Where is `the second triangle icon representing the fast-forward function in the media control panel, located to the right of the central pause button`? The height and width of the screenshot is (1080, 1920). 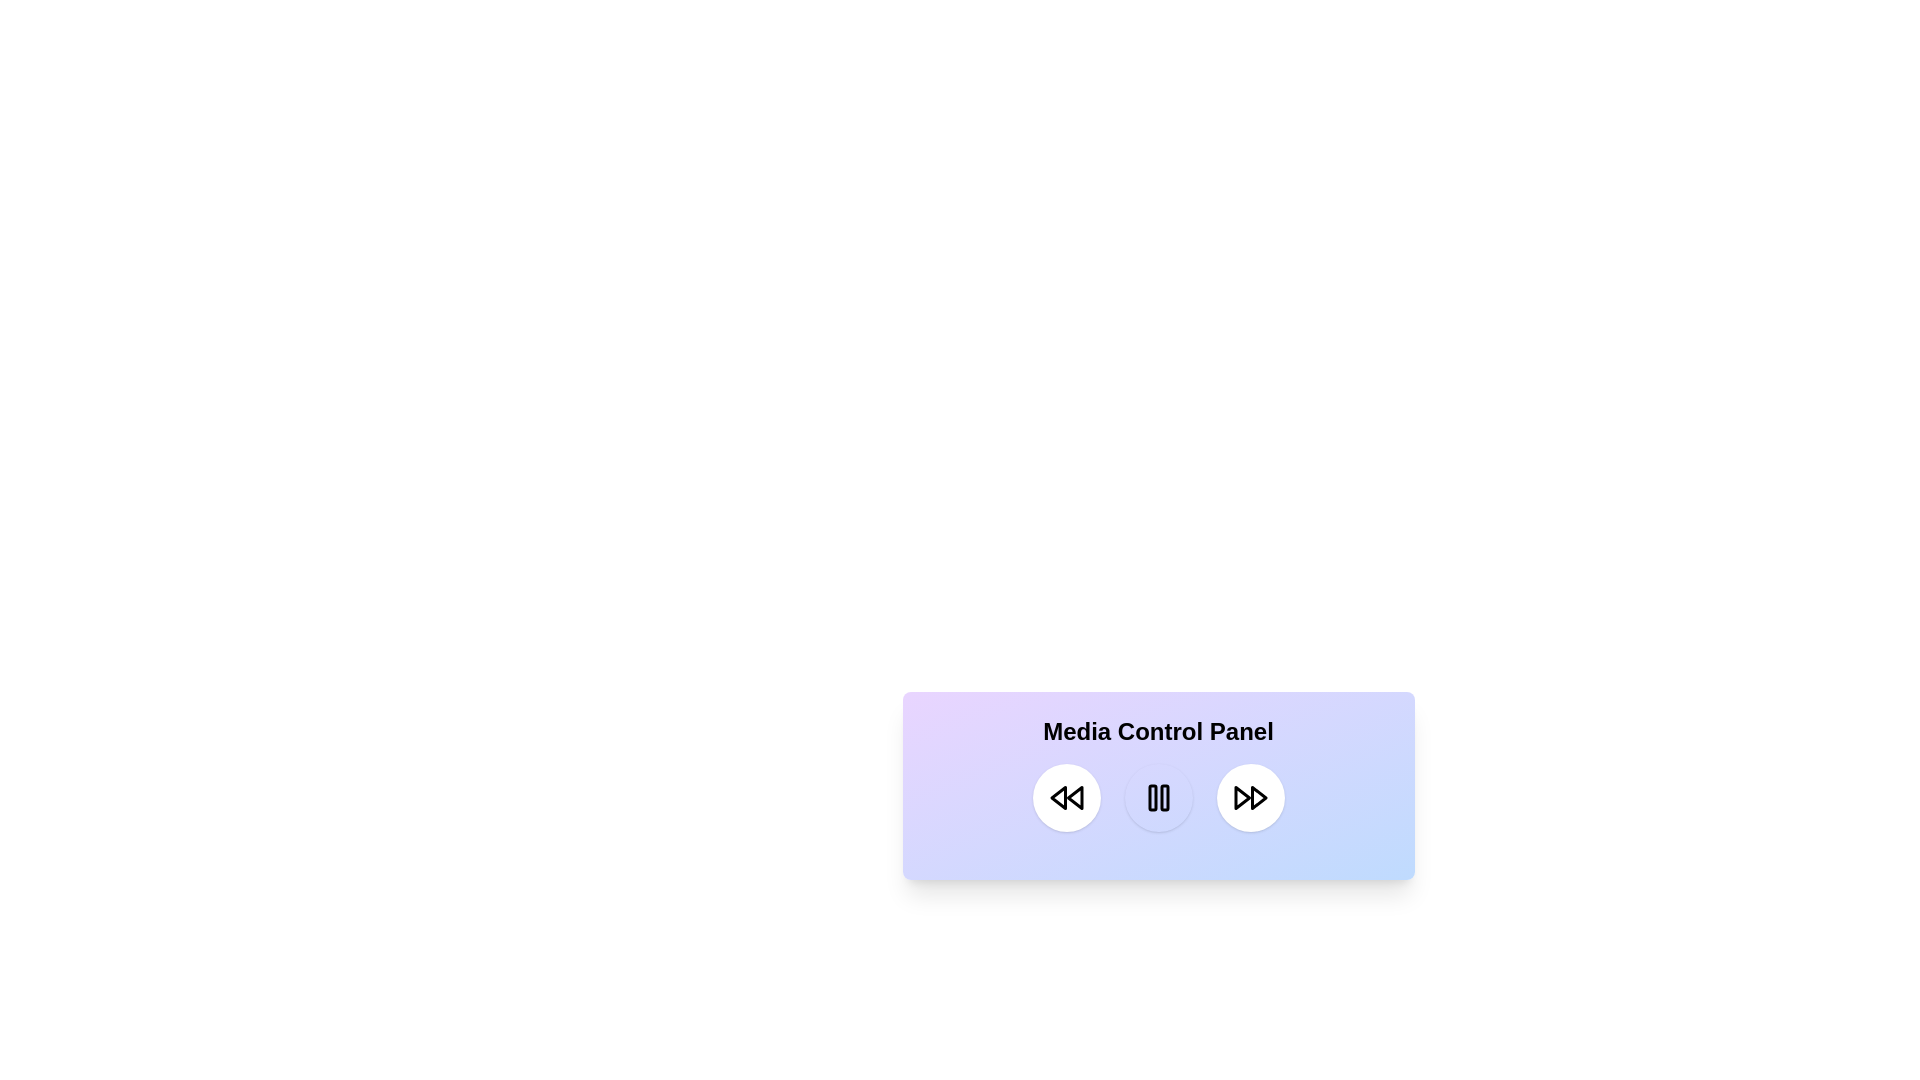
the second triangle icon representing the fast-forward function in the media control panel, located to the right of the central pause button is located at coordinates (1241, 797).